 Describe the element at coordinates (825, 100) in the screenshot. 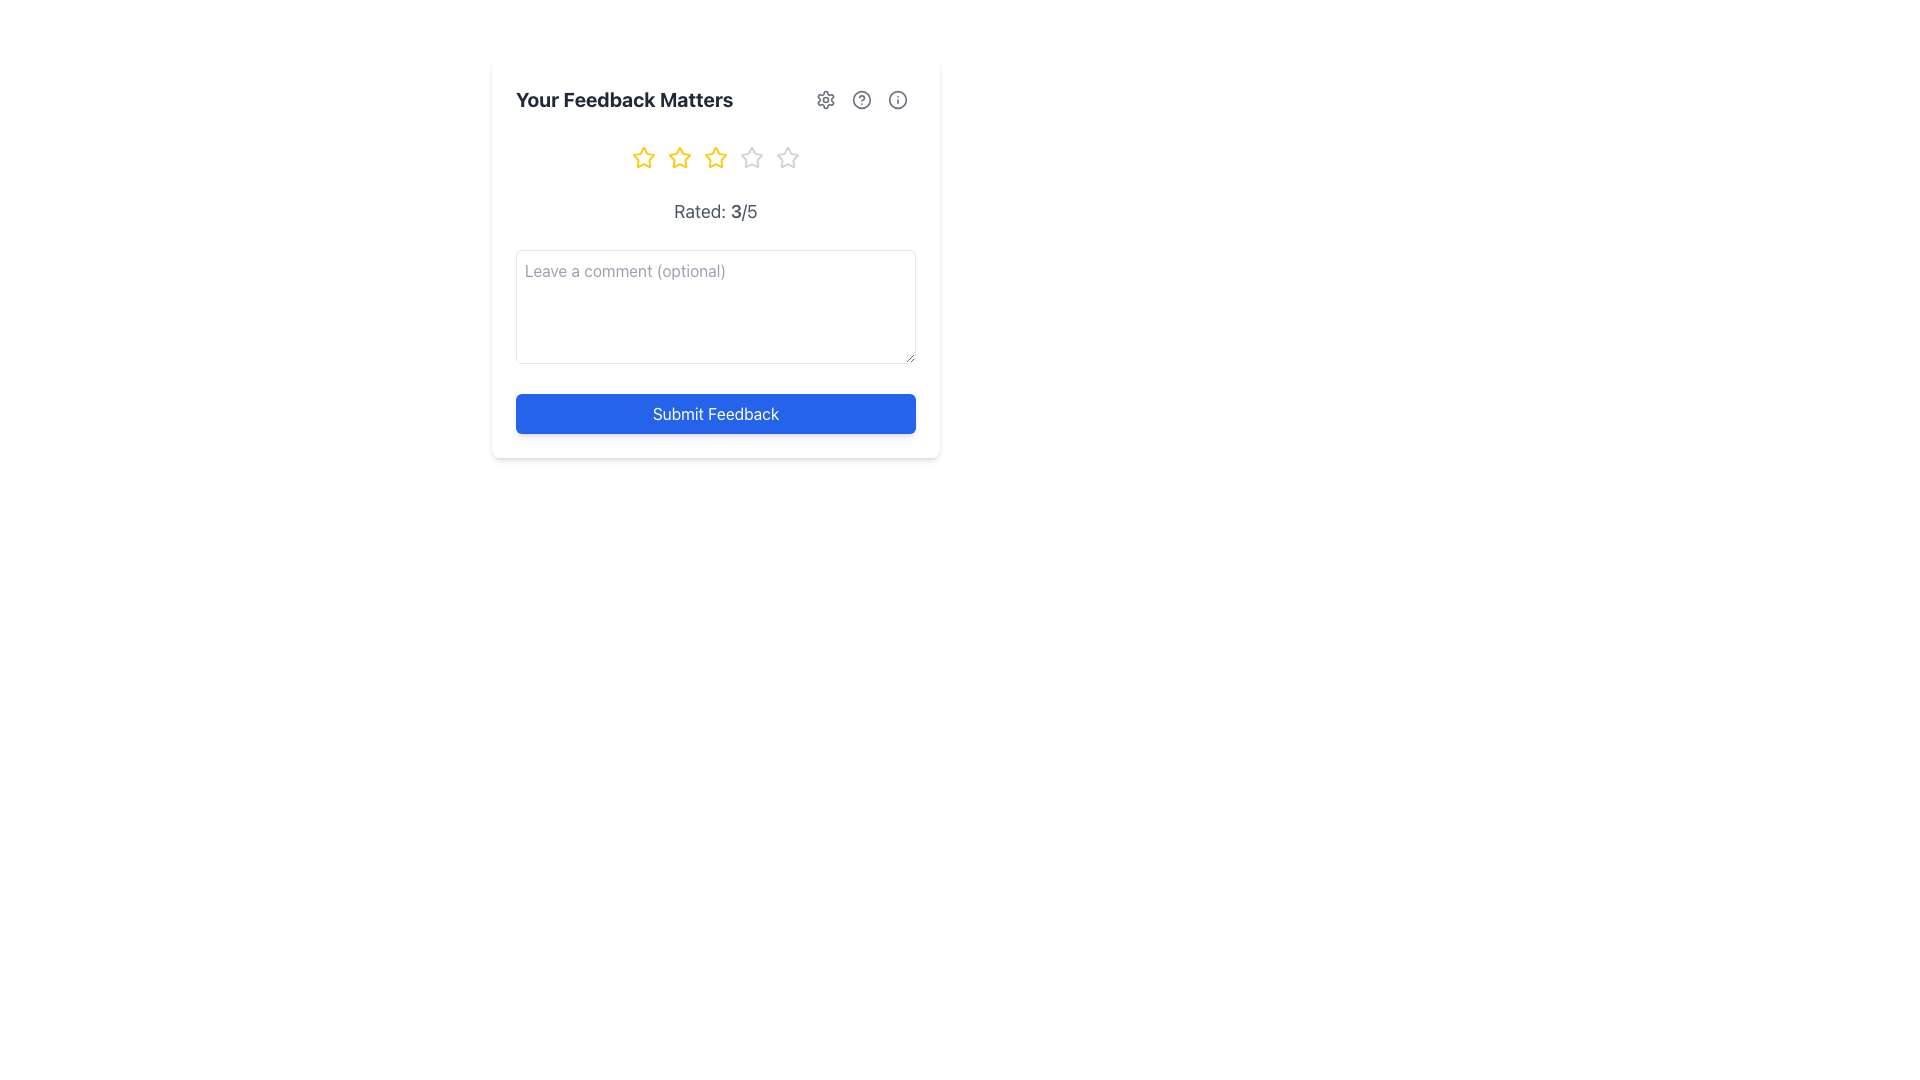

I see `the settings button located in the top-right corner of the feedback card module` at that location.